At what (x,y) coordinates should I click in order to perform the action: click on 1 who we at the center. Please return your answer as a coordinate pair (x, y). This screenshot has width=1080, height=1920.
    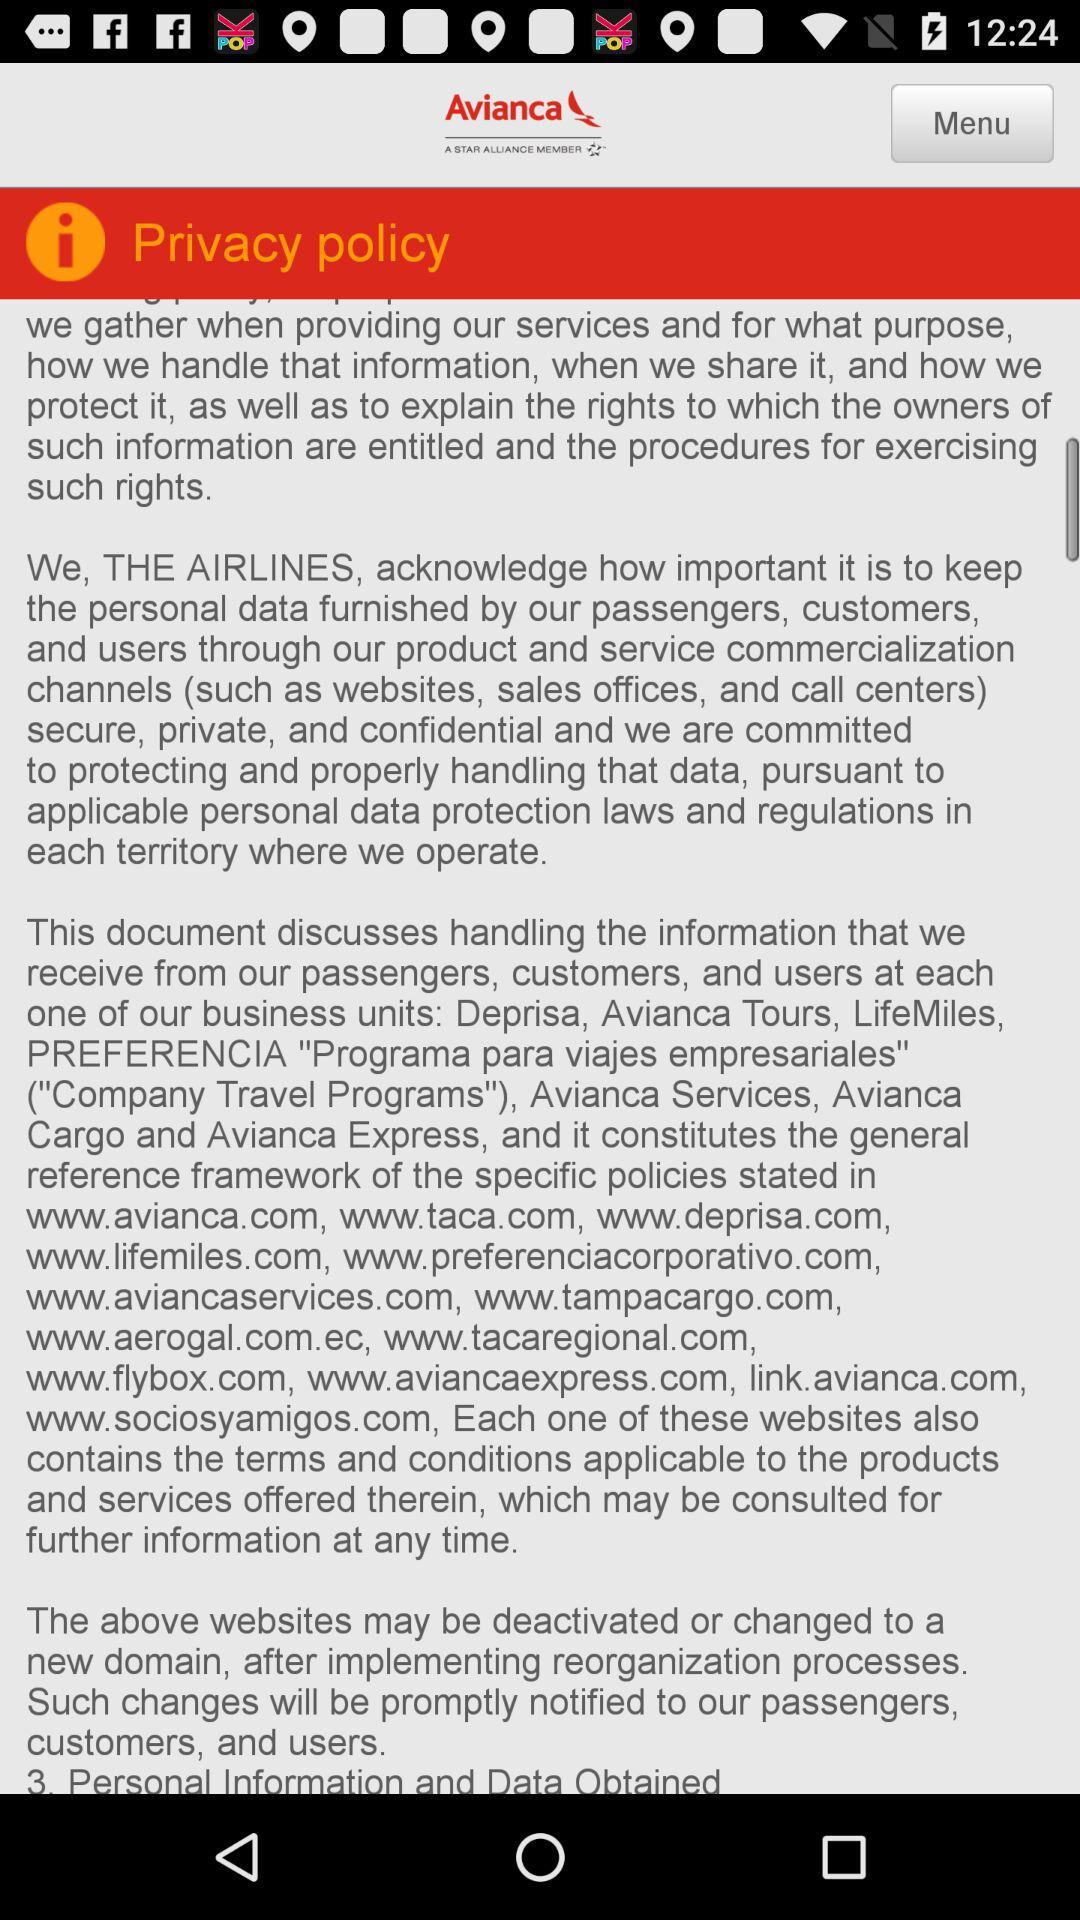
    Looking at the image, I should click on (540, 1045).